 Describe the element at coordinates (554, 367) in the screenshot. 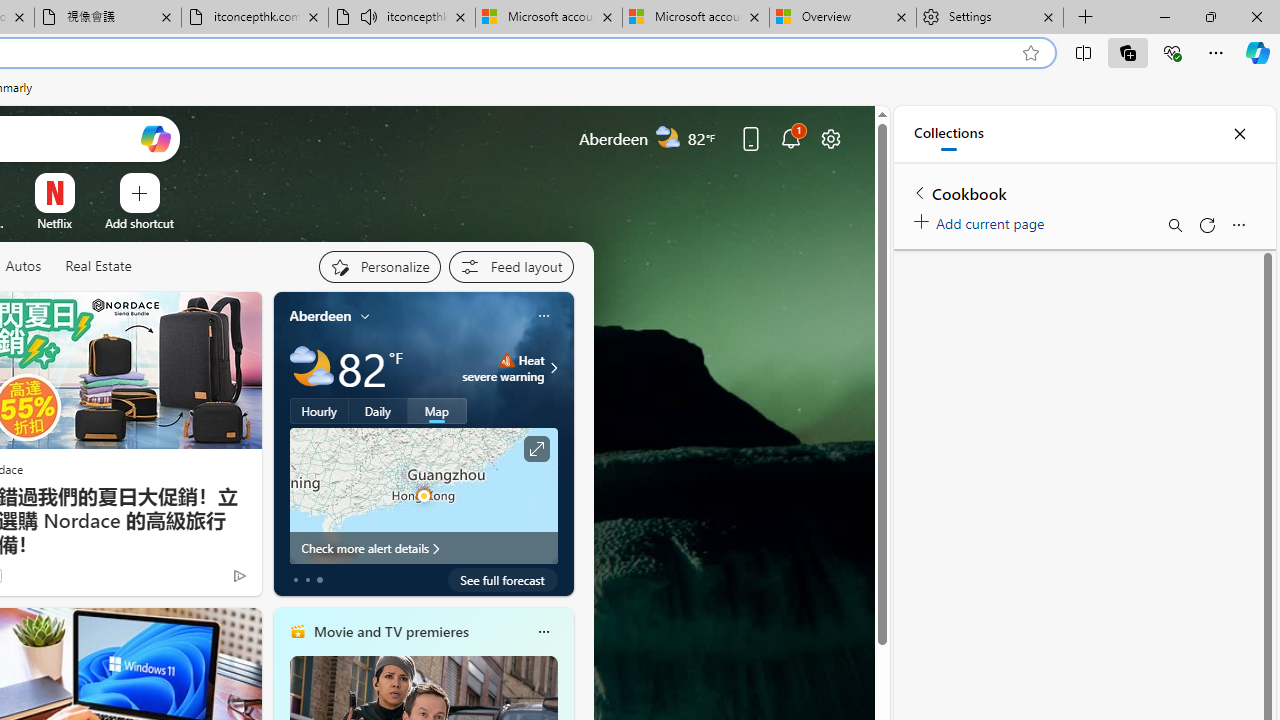

I see `'Class: weather-arrow-glyph'` at that location.